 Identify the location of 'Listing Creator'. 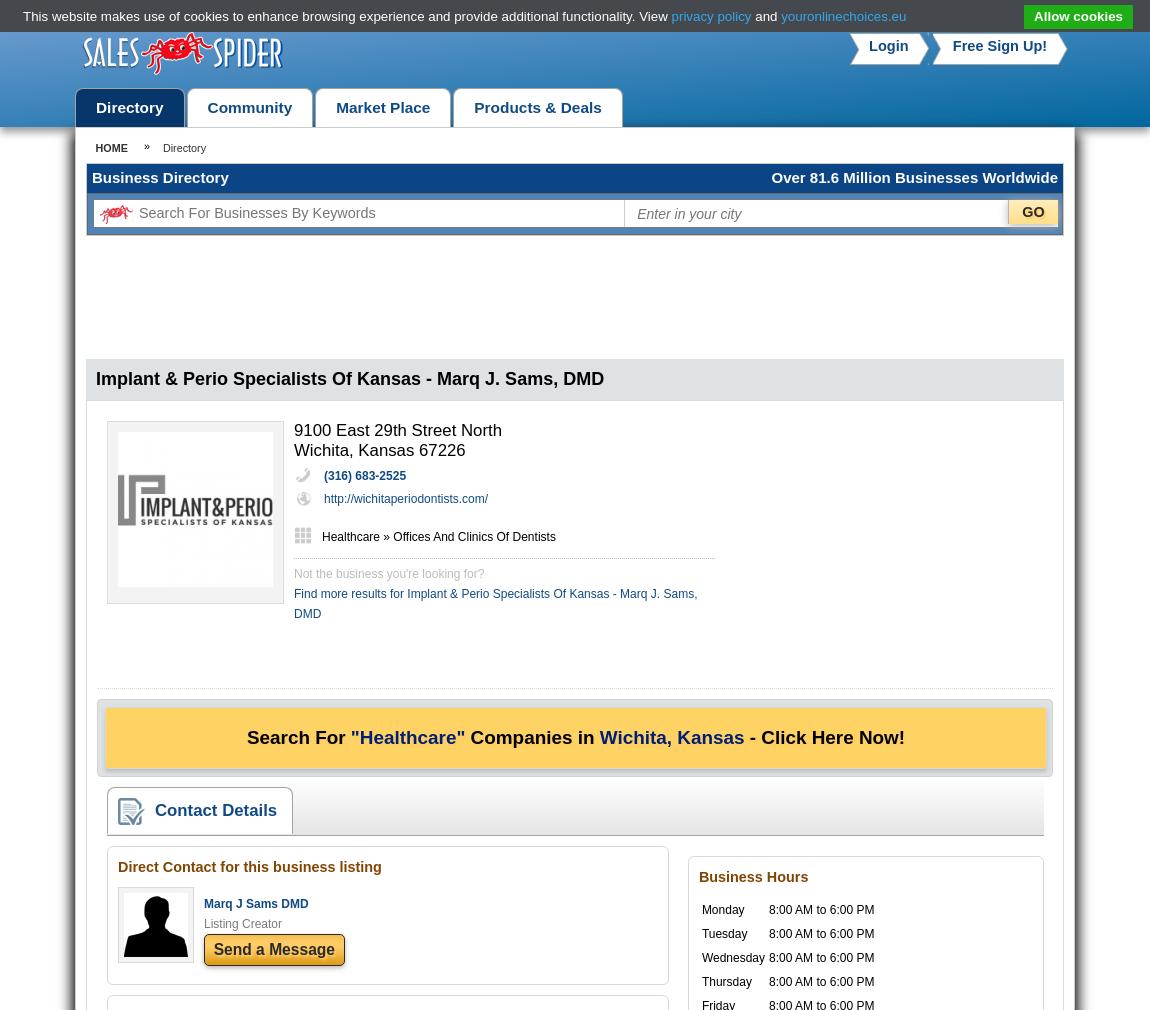
(203, 924).